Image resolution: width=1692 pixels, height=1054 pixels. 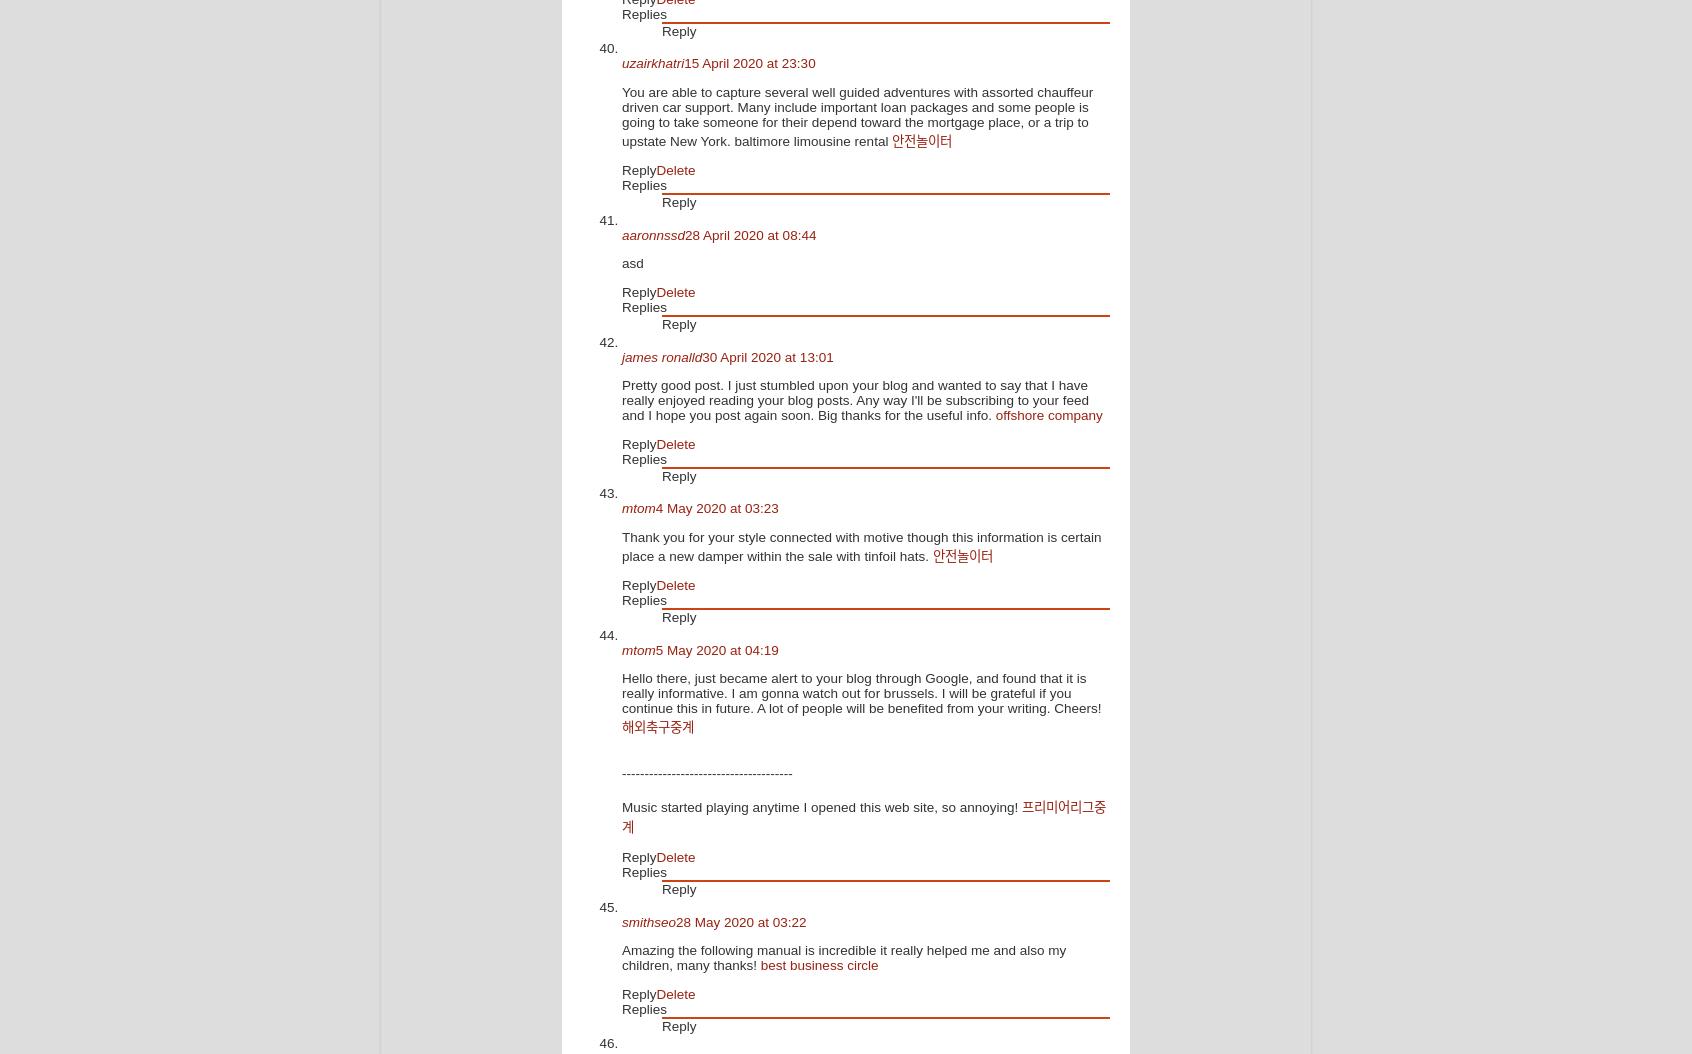 I want to click on 'Pretty good post. I just stumbled upon your blog and wanted to say that I have really enjoyed reading your blog posts. Any way I'll be subscribing to your feed and I hope you post again soon. Big thanks for the useful info.', so click(x=854, y=399).